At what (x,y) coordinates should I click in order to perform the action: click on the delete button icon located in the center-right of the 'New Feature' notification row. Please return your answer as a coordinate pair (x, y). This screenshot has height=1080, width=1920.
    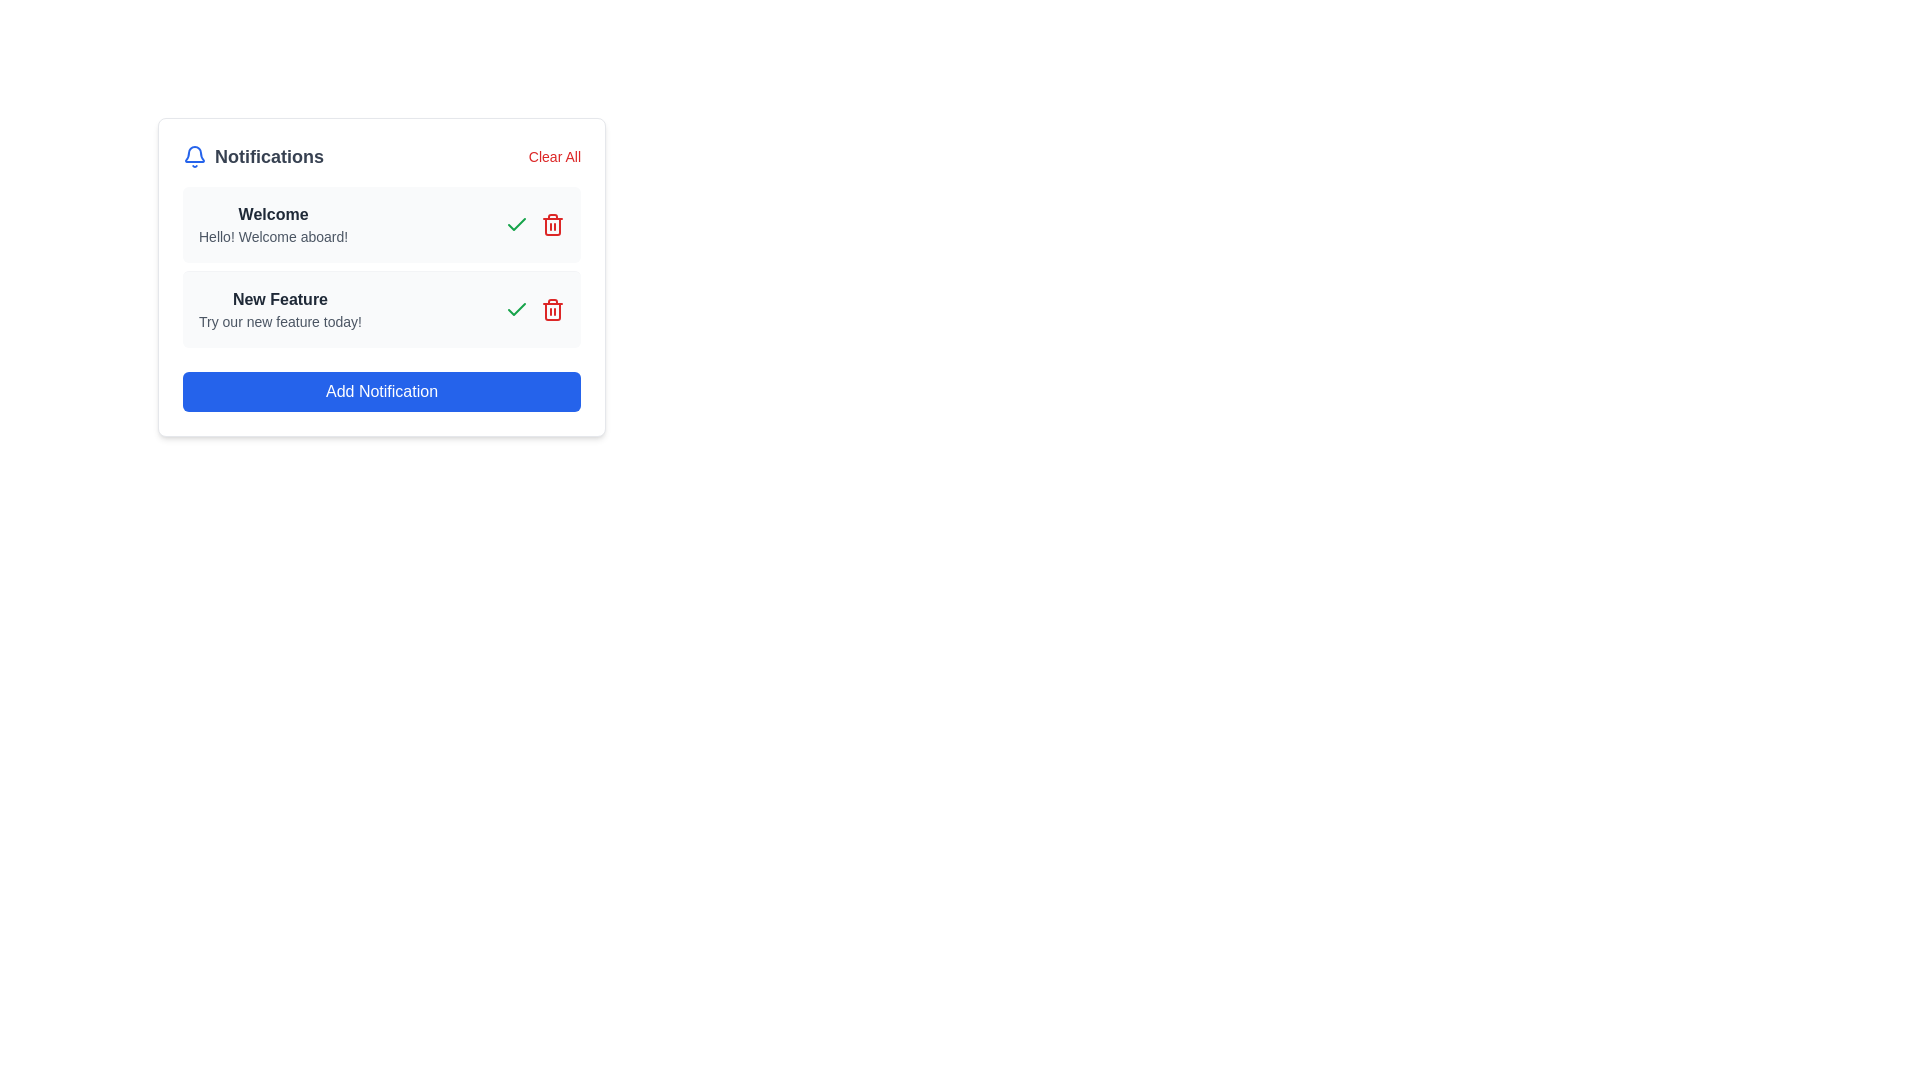
    Looking at the image, I should click on (552, 309).